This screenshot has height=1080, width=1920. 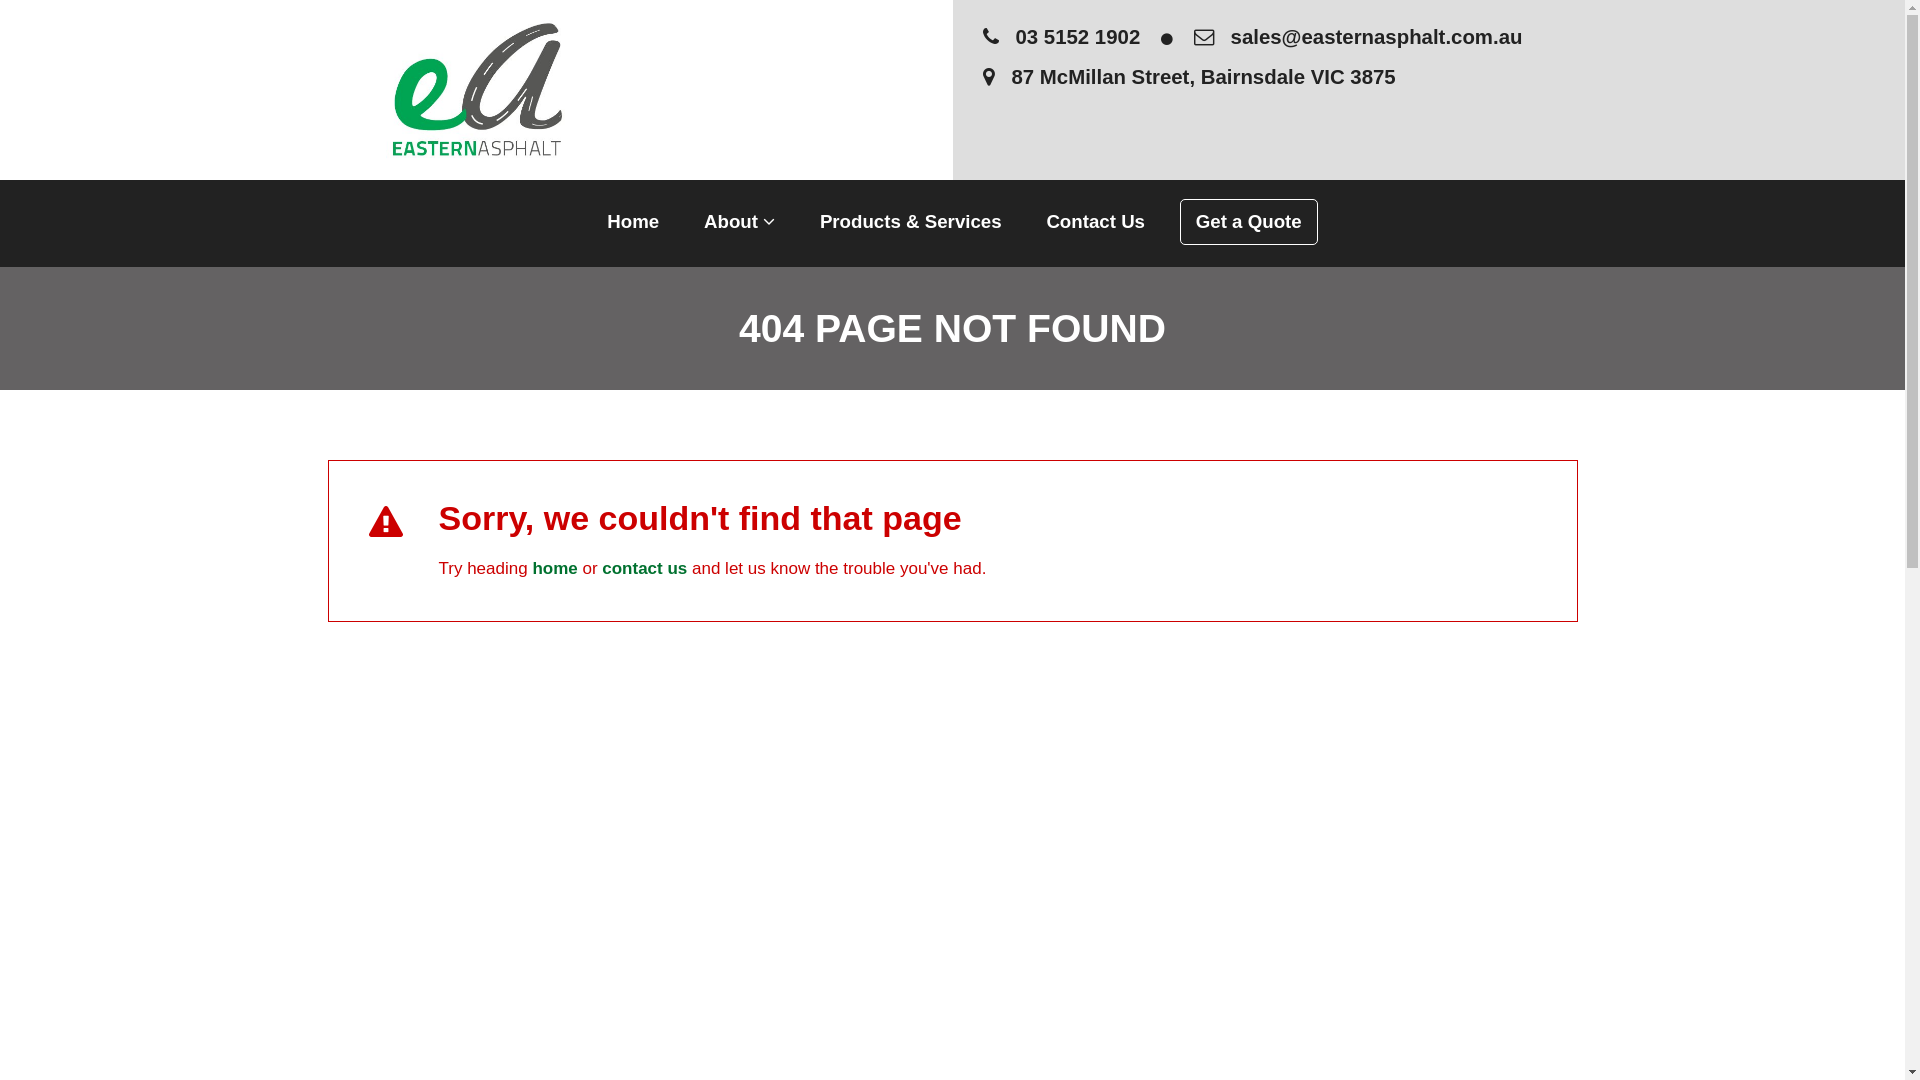 I want to click on '  sales@easternasphalt.com.au', so click(x=1358, y=37).